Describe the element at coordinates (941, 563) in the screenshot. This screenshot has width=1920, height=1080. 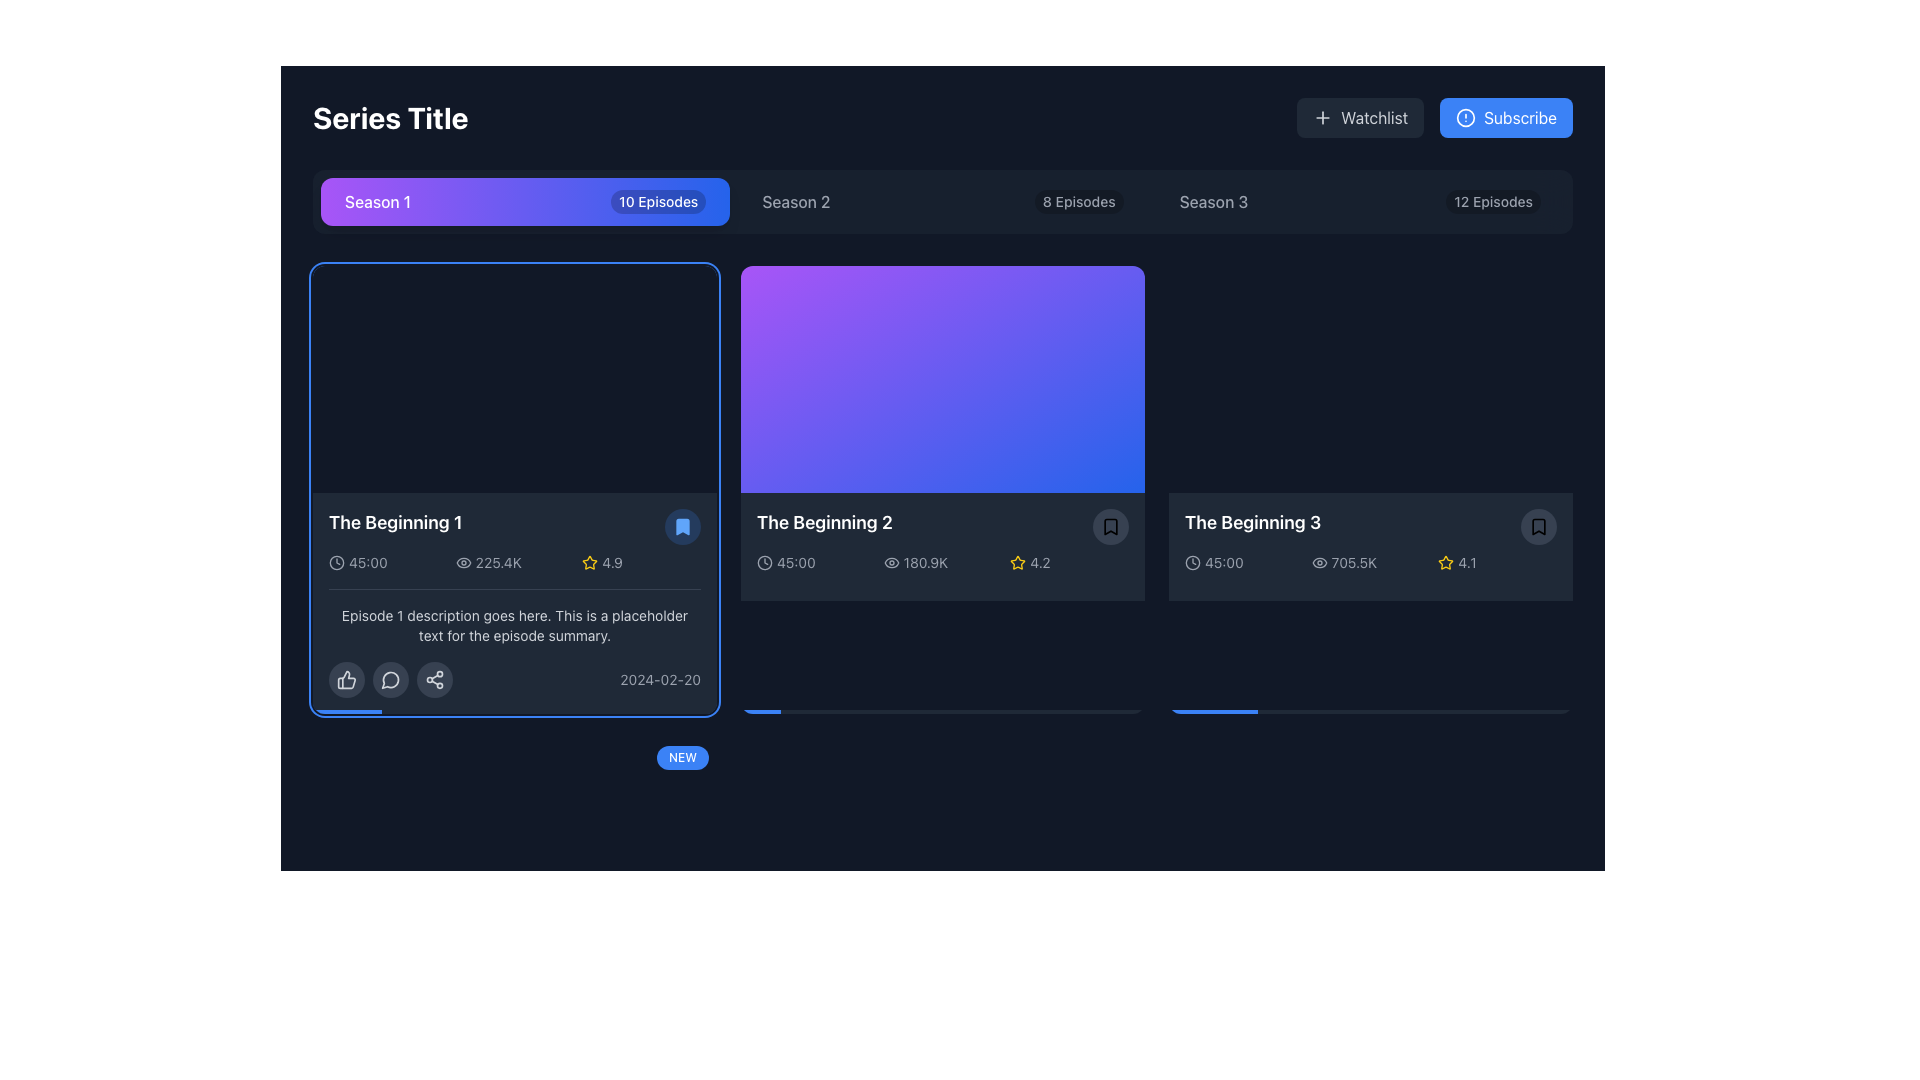
I see `the composite text and icon group displaying metadata for 'The Beginning 2', which includes a clock icon showing '45:00', an eye icon with '180.9K', and a star icon with a rating of '4.2', located beneath the title in the center card of the second row` at that location.